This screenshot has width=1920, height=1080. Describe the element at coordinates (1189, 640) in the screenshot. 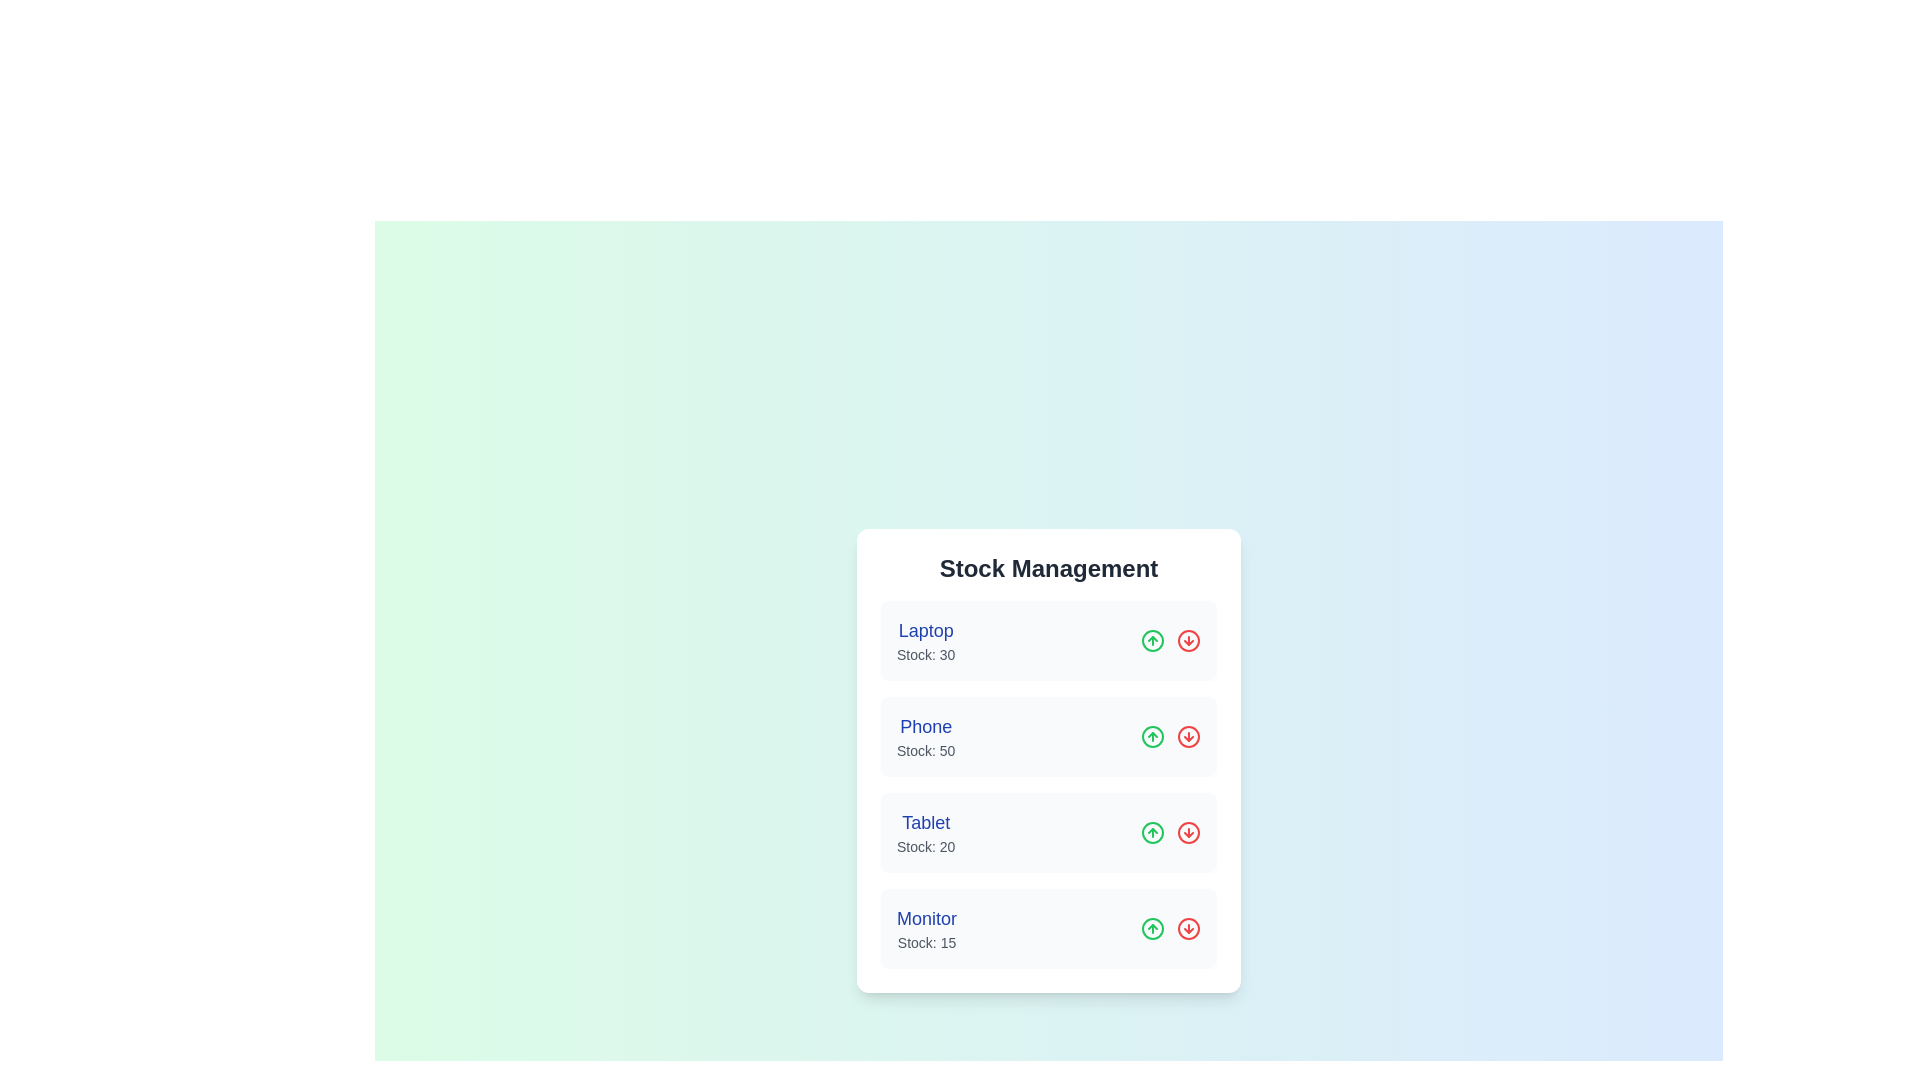

I see `the decrement icon for the product Laptop` at that location.